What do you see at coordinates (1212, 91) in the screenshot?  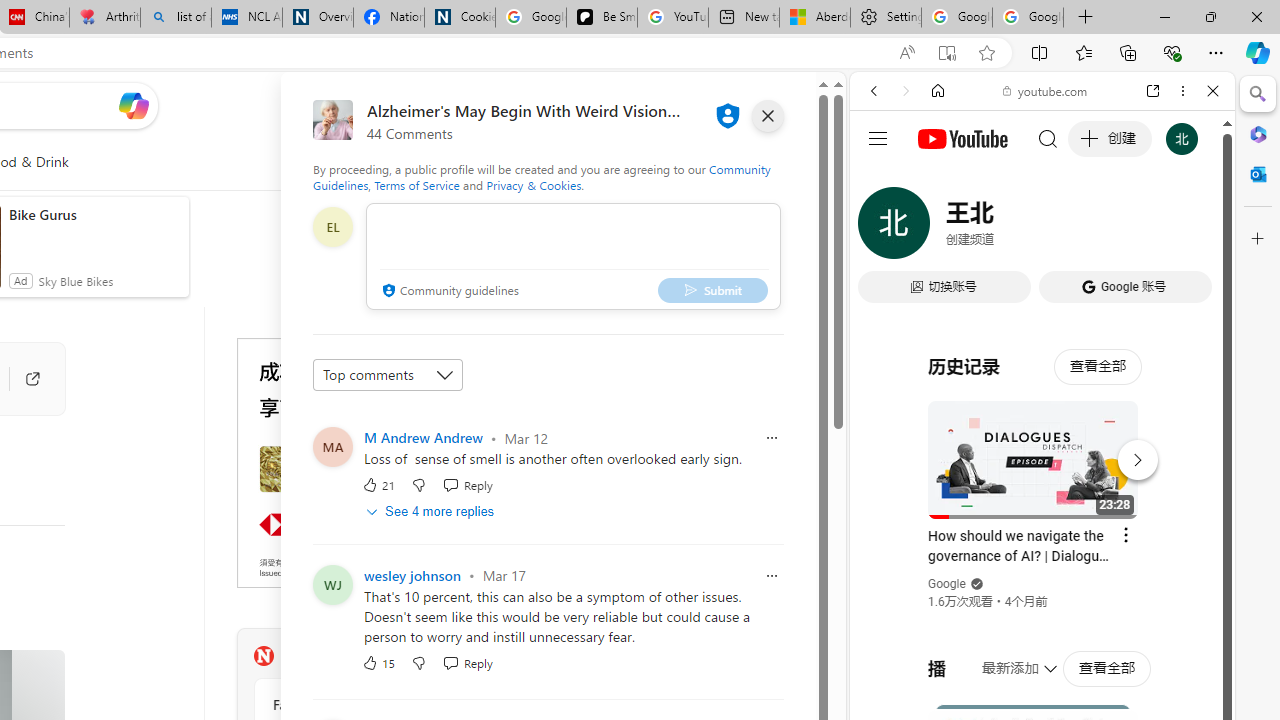 I see `'Close'` at bounding box center [1212, 91].